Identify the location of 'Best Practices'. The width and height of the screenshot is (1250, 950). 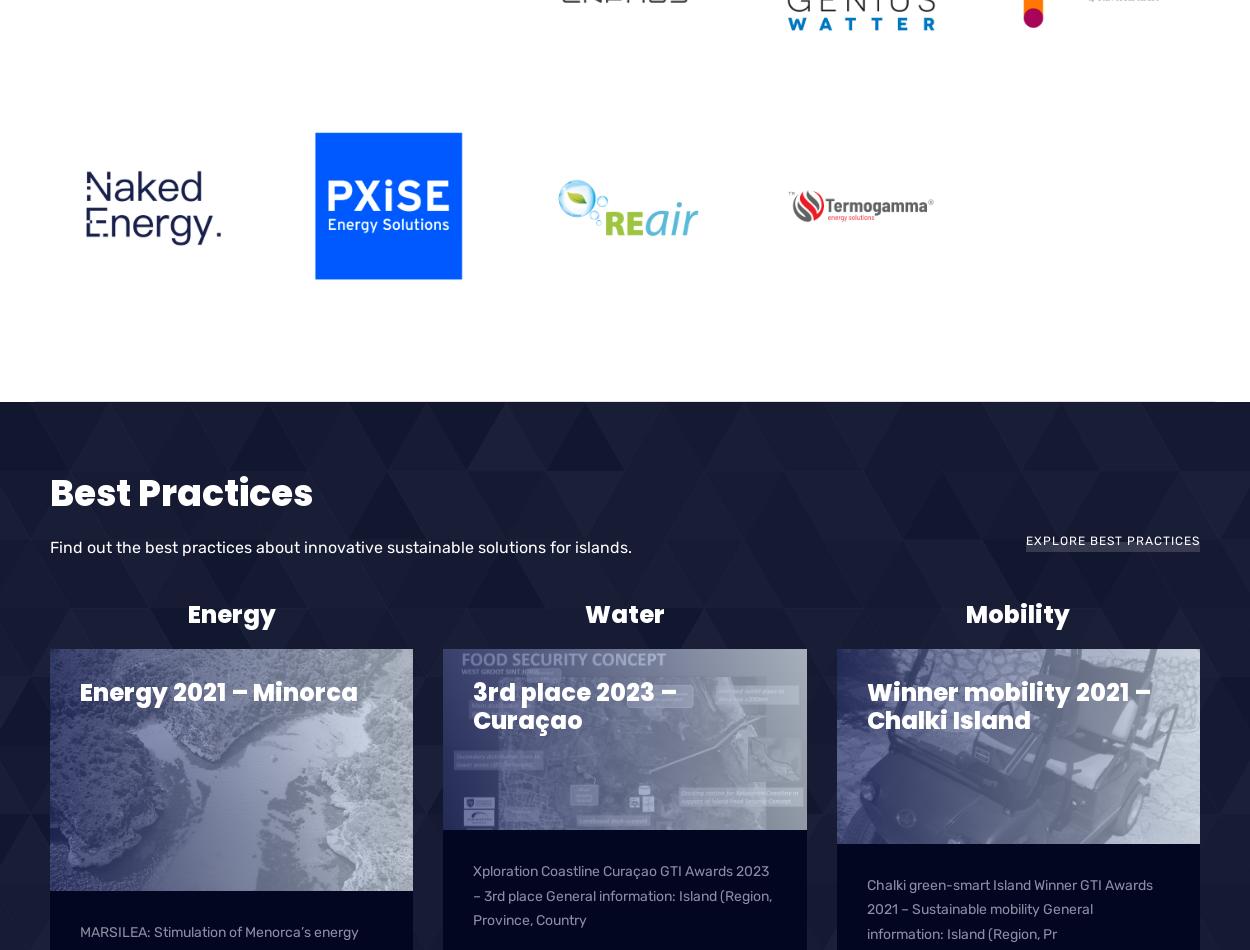
(50, 492).